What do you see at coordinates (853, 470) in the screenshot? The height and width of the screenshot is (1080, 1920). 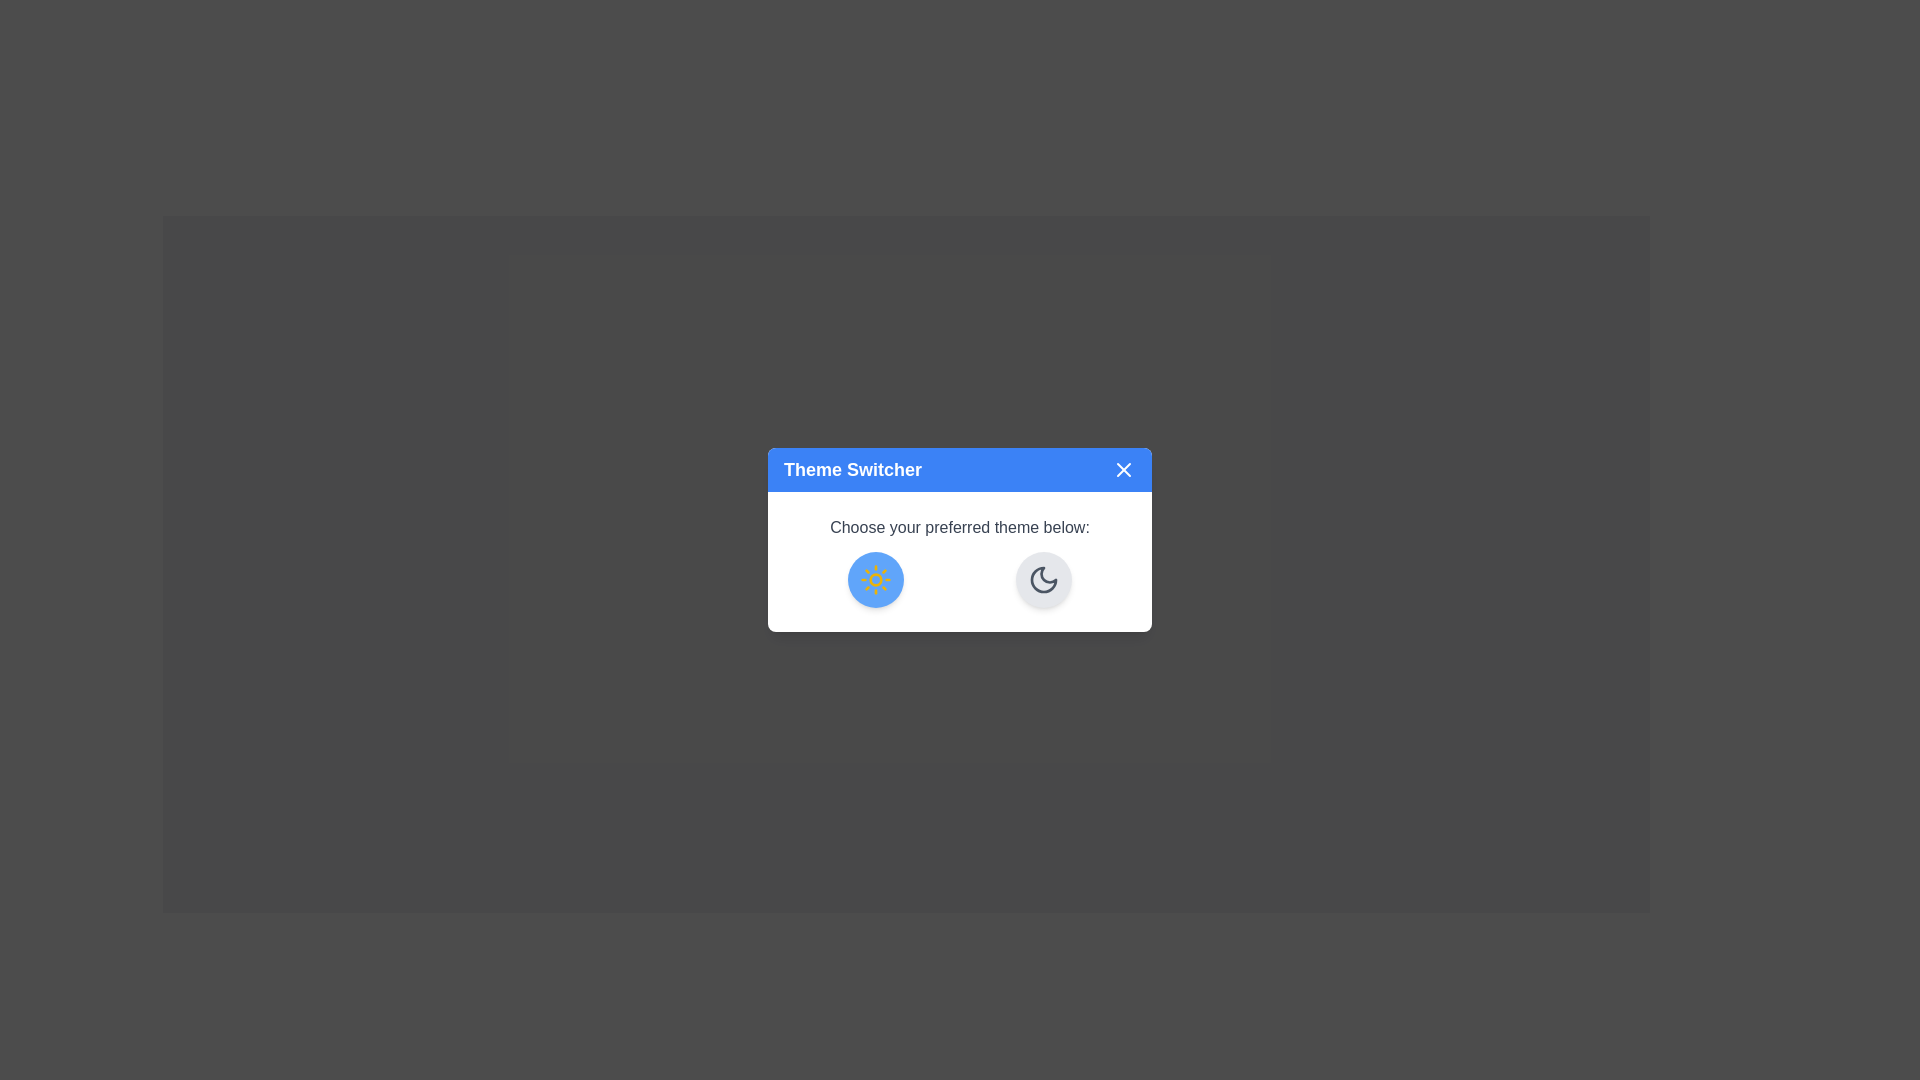 I see `the 'Theme Switcher' text label, which is styled with a large, bold font in white on a blue background, located in the upper left portion of a blue bar at the top of a modal dialog window` at bounding box center [853, 470].